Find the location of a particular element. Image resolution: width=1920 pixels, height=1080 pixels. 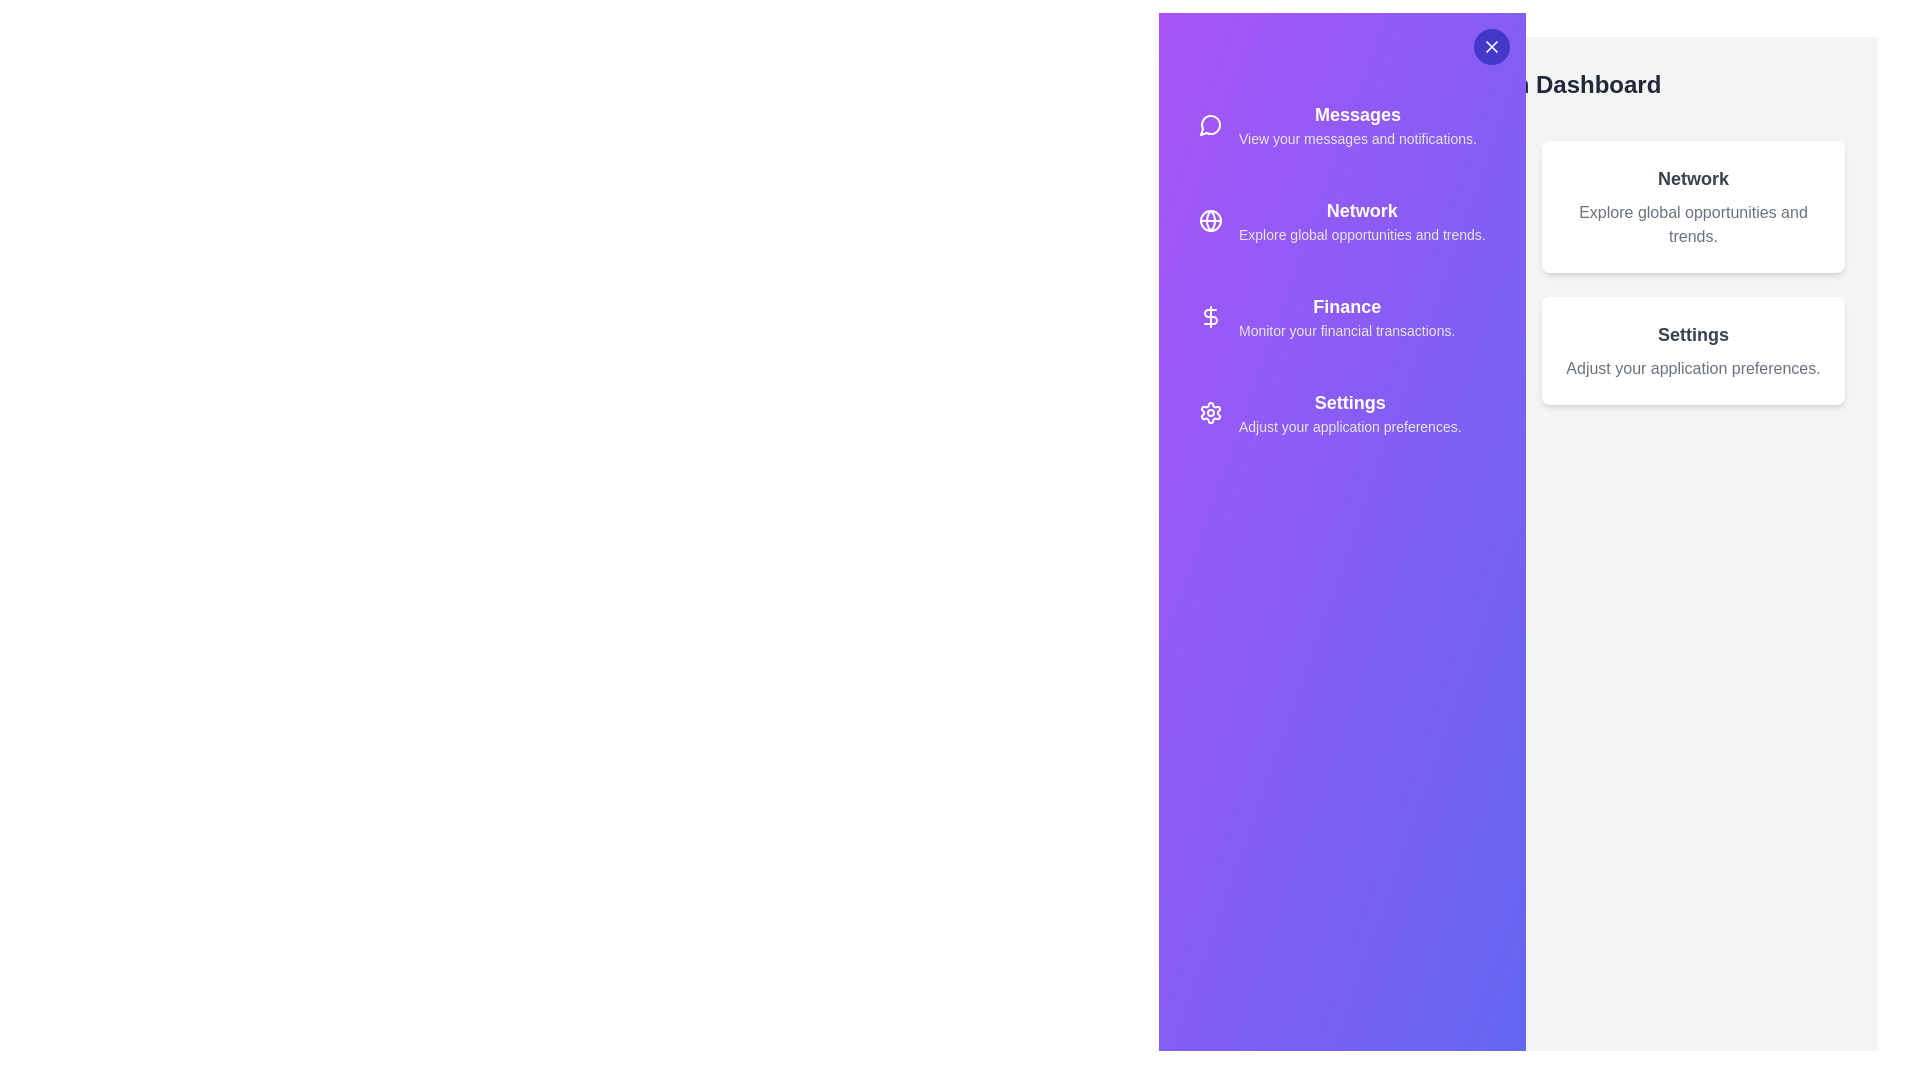

toggle button at the top-right corner of the drawer to toggle its state is located at coordinates (1491, 45).